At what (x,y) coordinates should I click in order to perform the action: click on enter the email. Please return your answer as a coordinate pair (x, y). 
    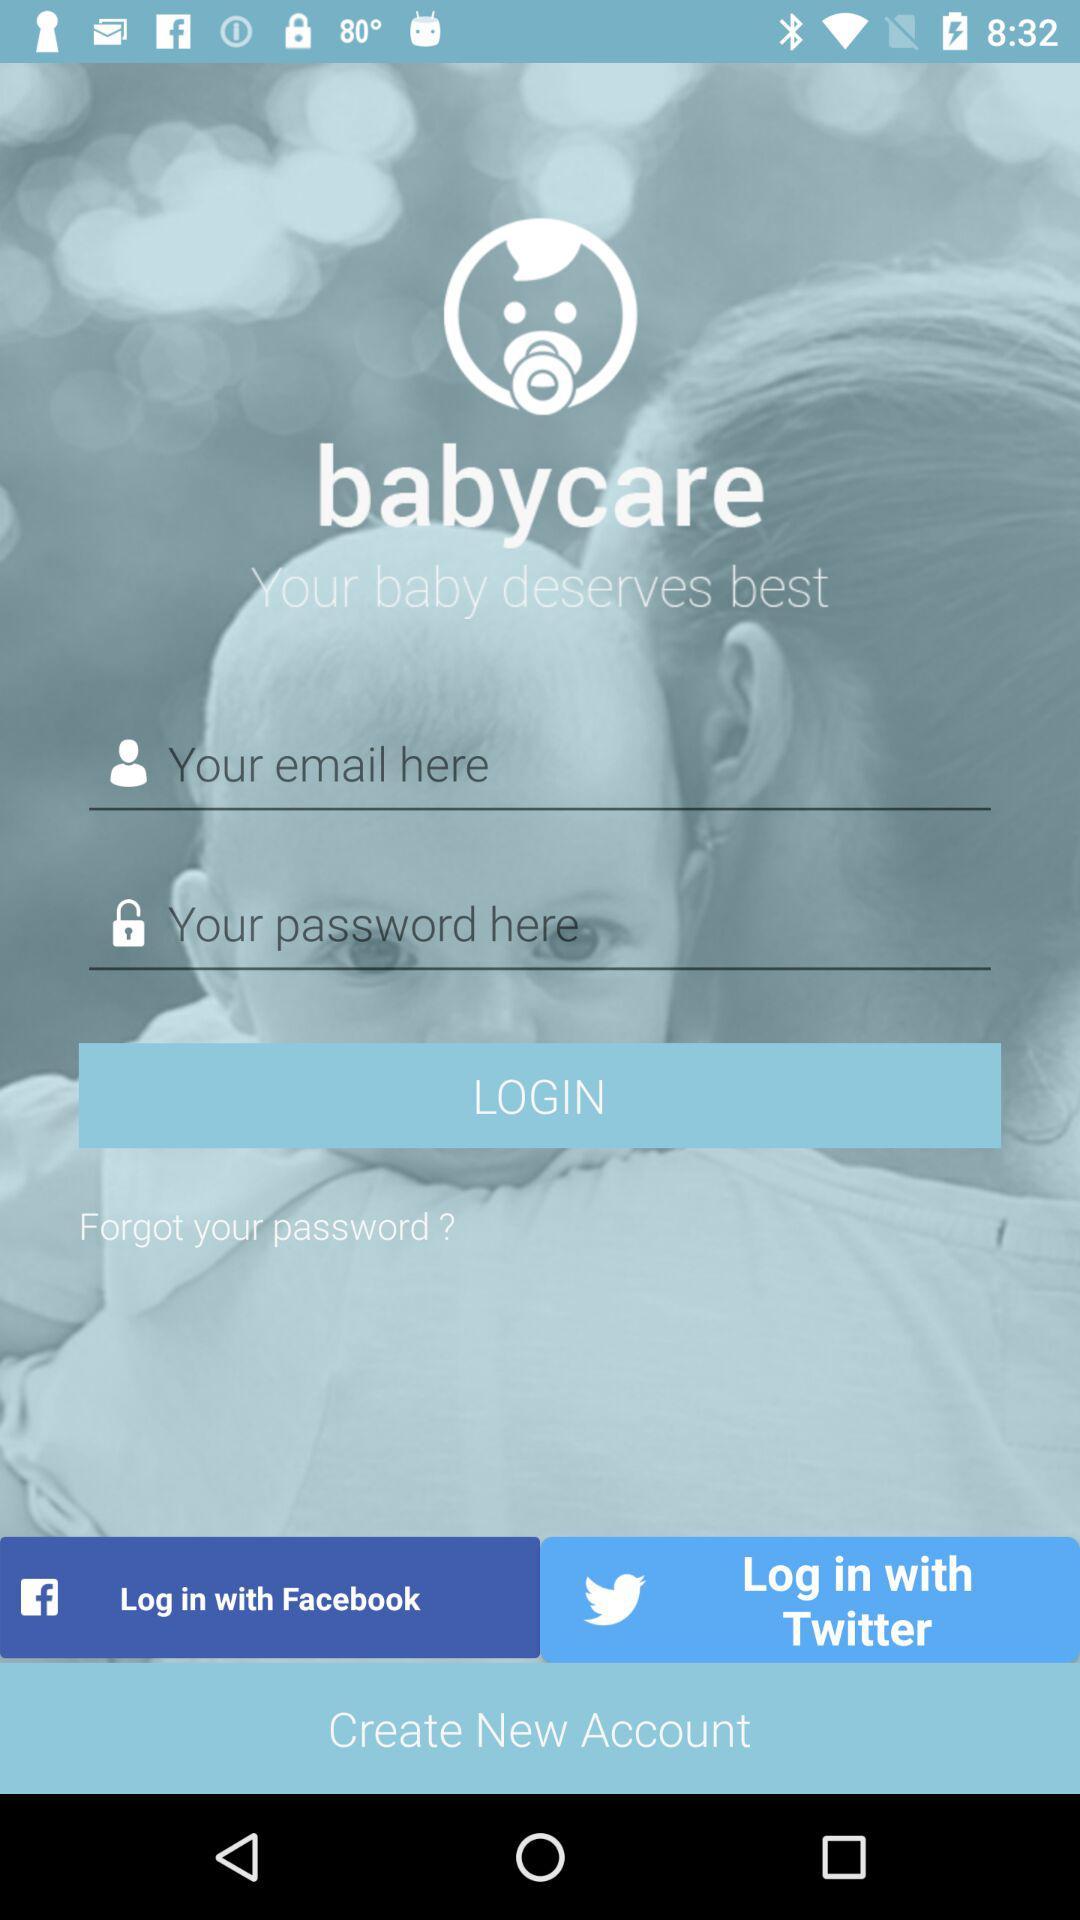
    Looking at the image, I should click on (540, 763).